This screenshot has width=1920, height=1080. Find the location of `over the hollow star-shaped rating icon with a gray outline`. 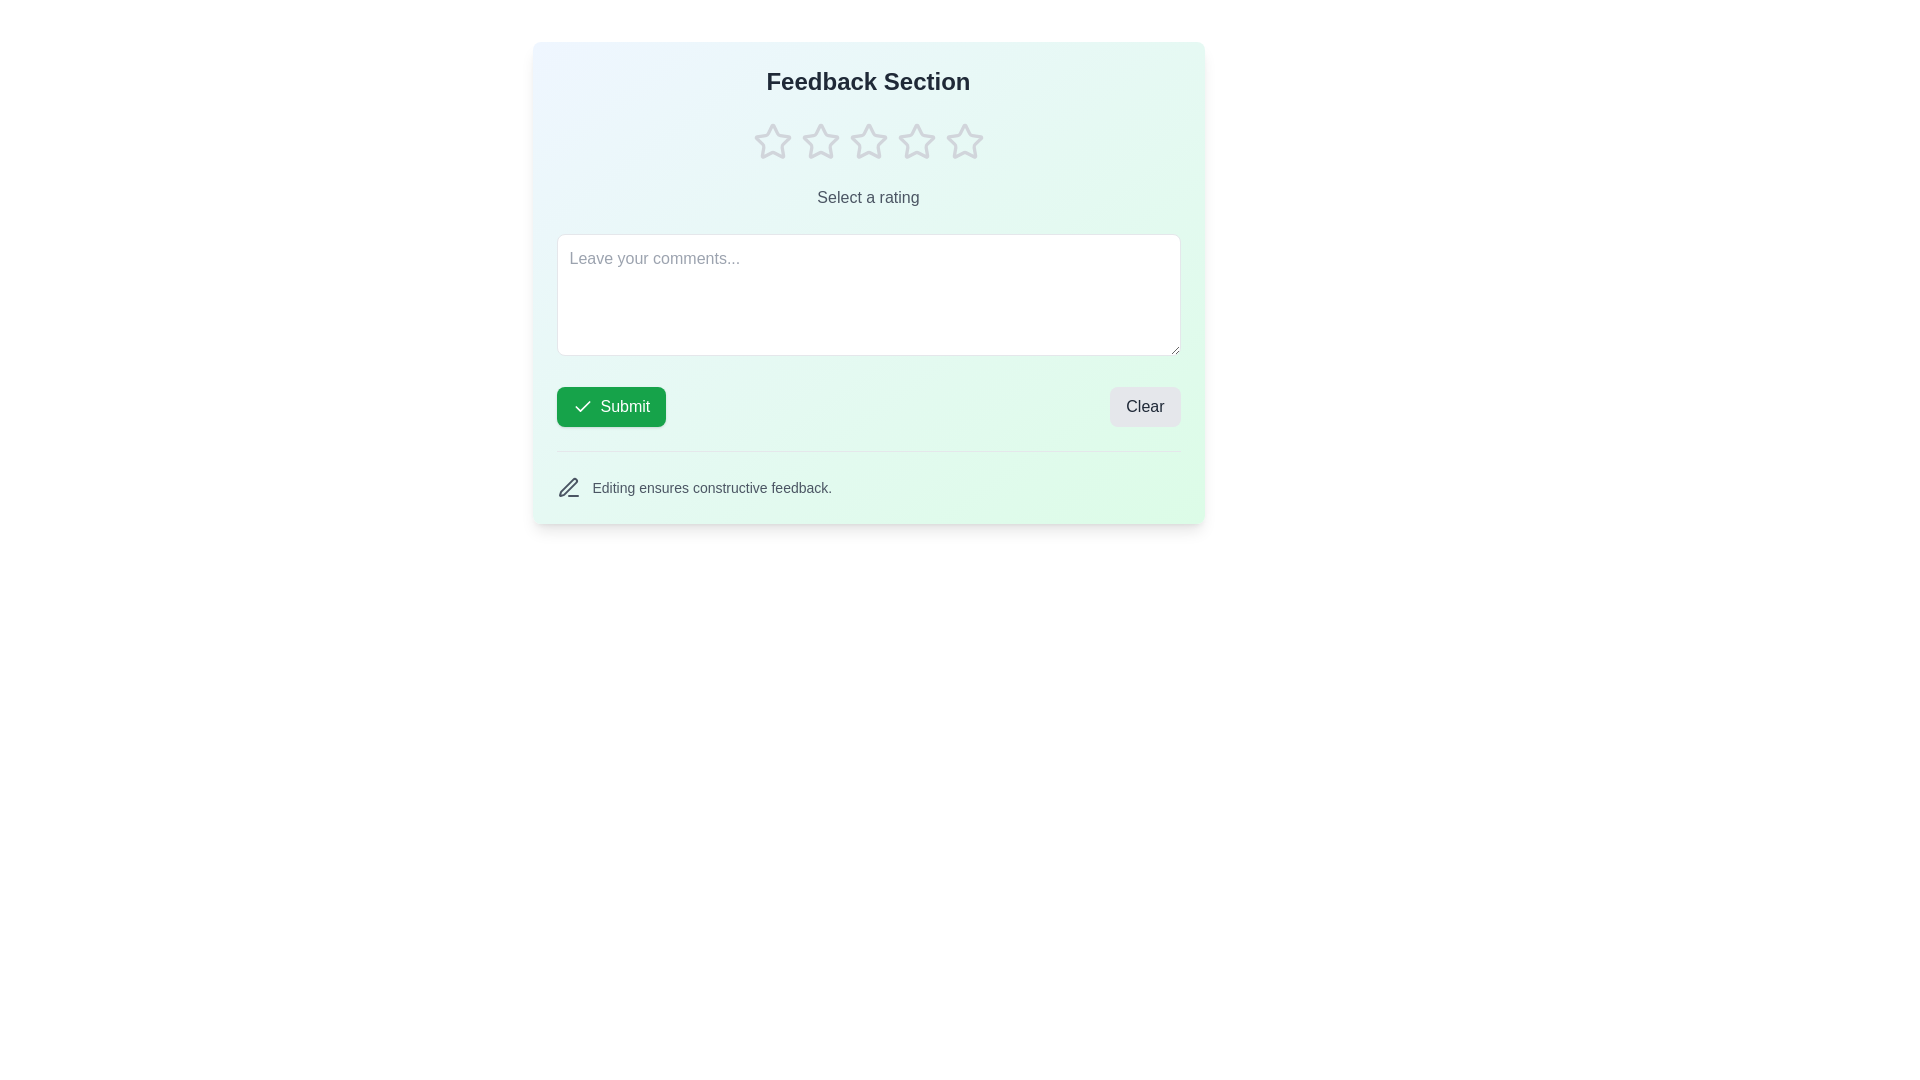

over the hollow star-shaped rating icon with a gray outline is located at coordinates (771, 140).